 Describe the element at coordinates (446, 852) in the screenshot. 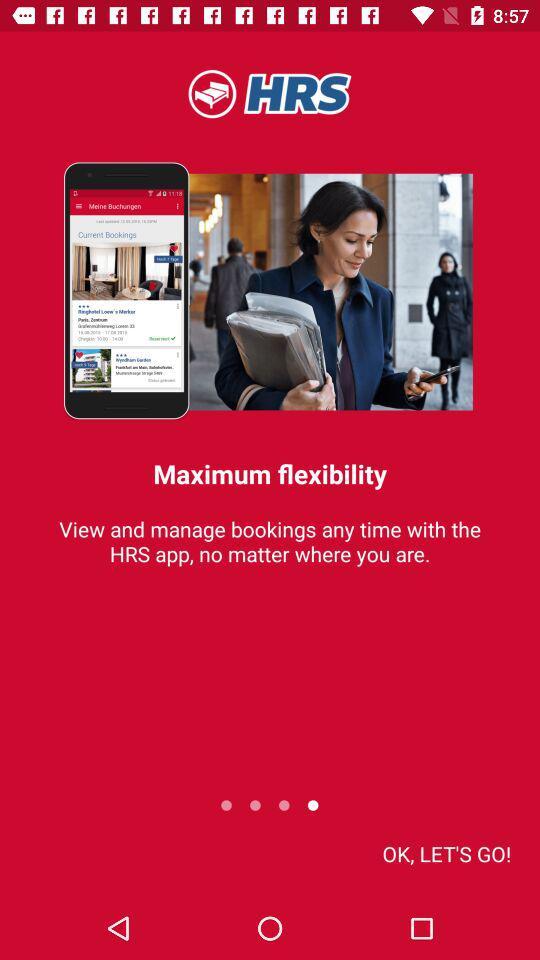

I see `the icon below view and manage icon` at that location.